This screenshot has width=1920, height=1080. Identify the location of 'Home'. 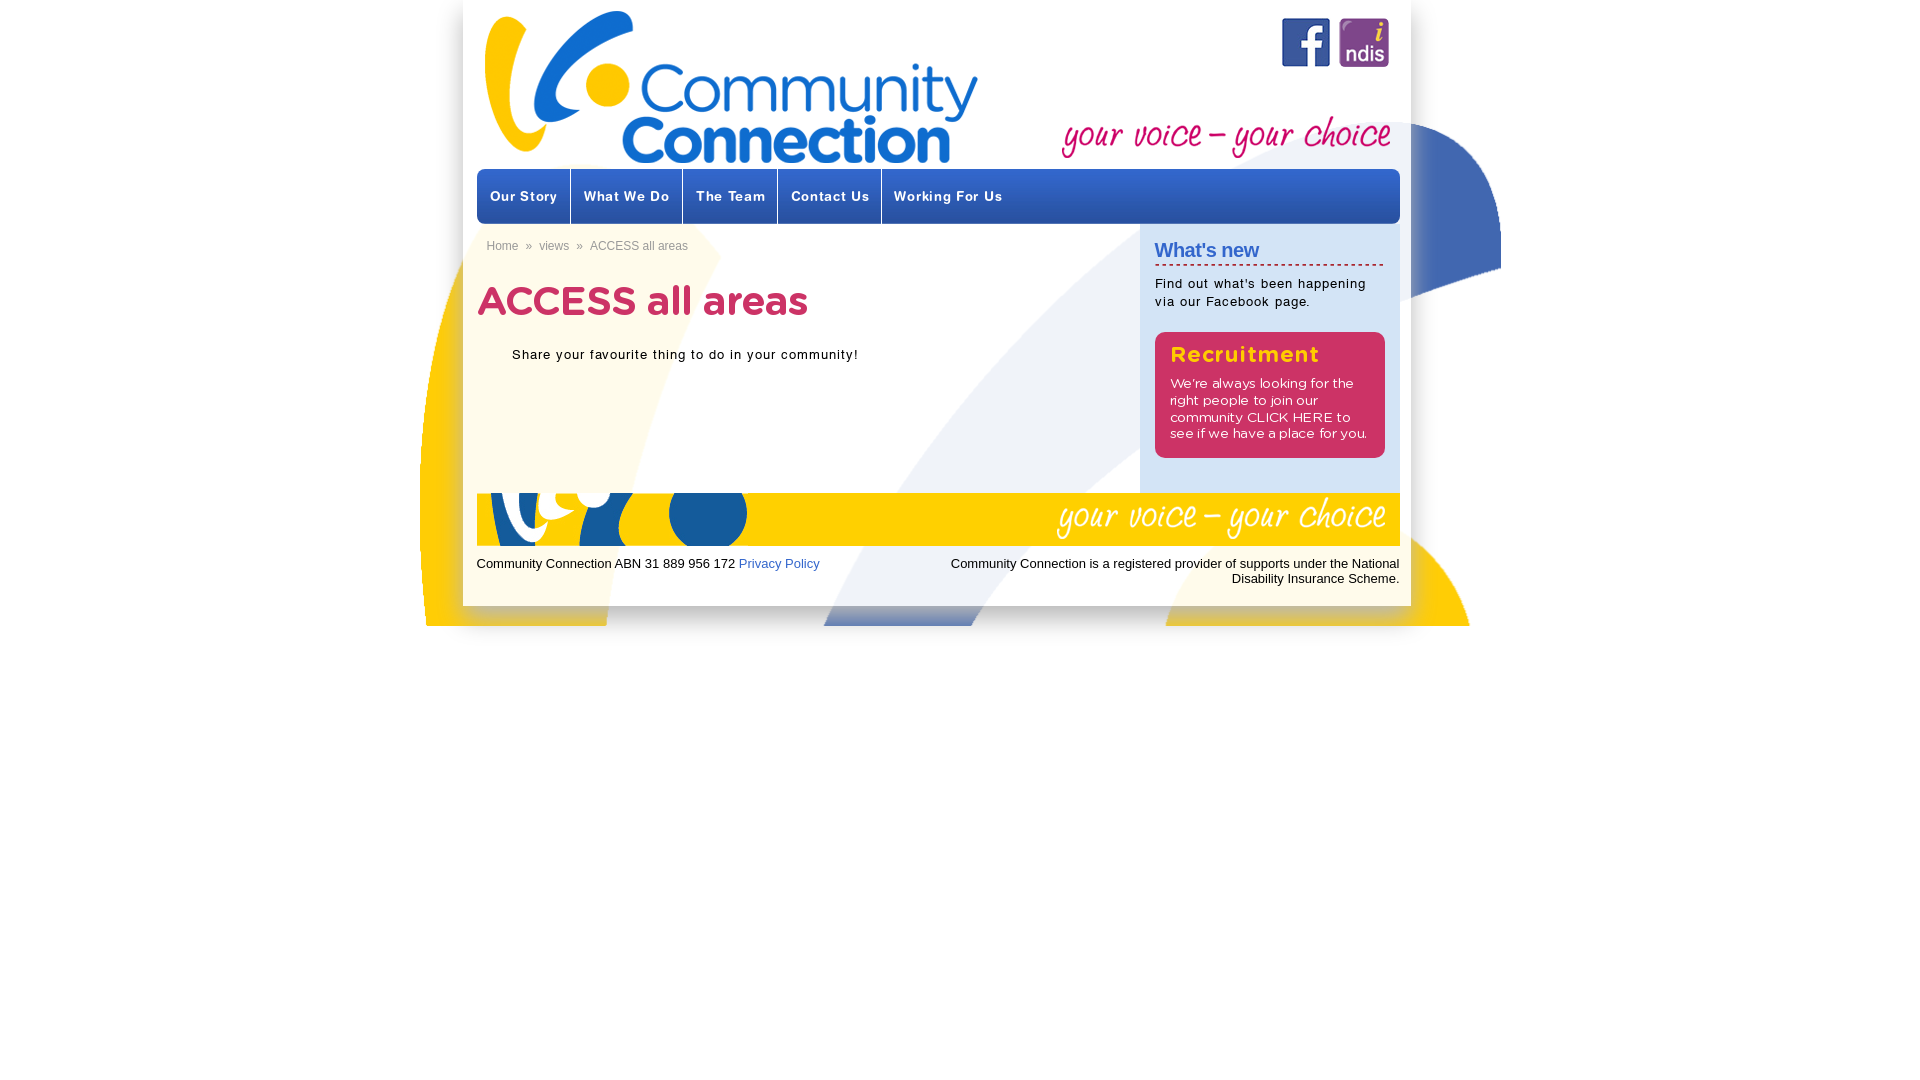
(502, 245).